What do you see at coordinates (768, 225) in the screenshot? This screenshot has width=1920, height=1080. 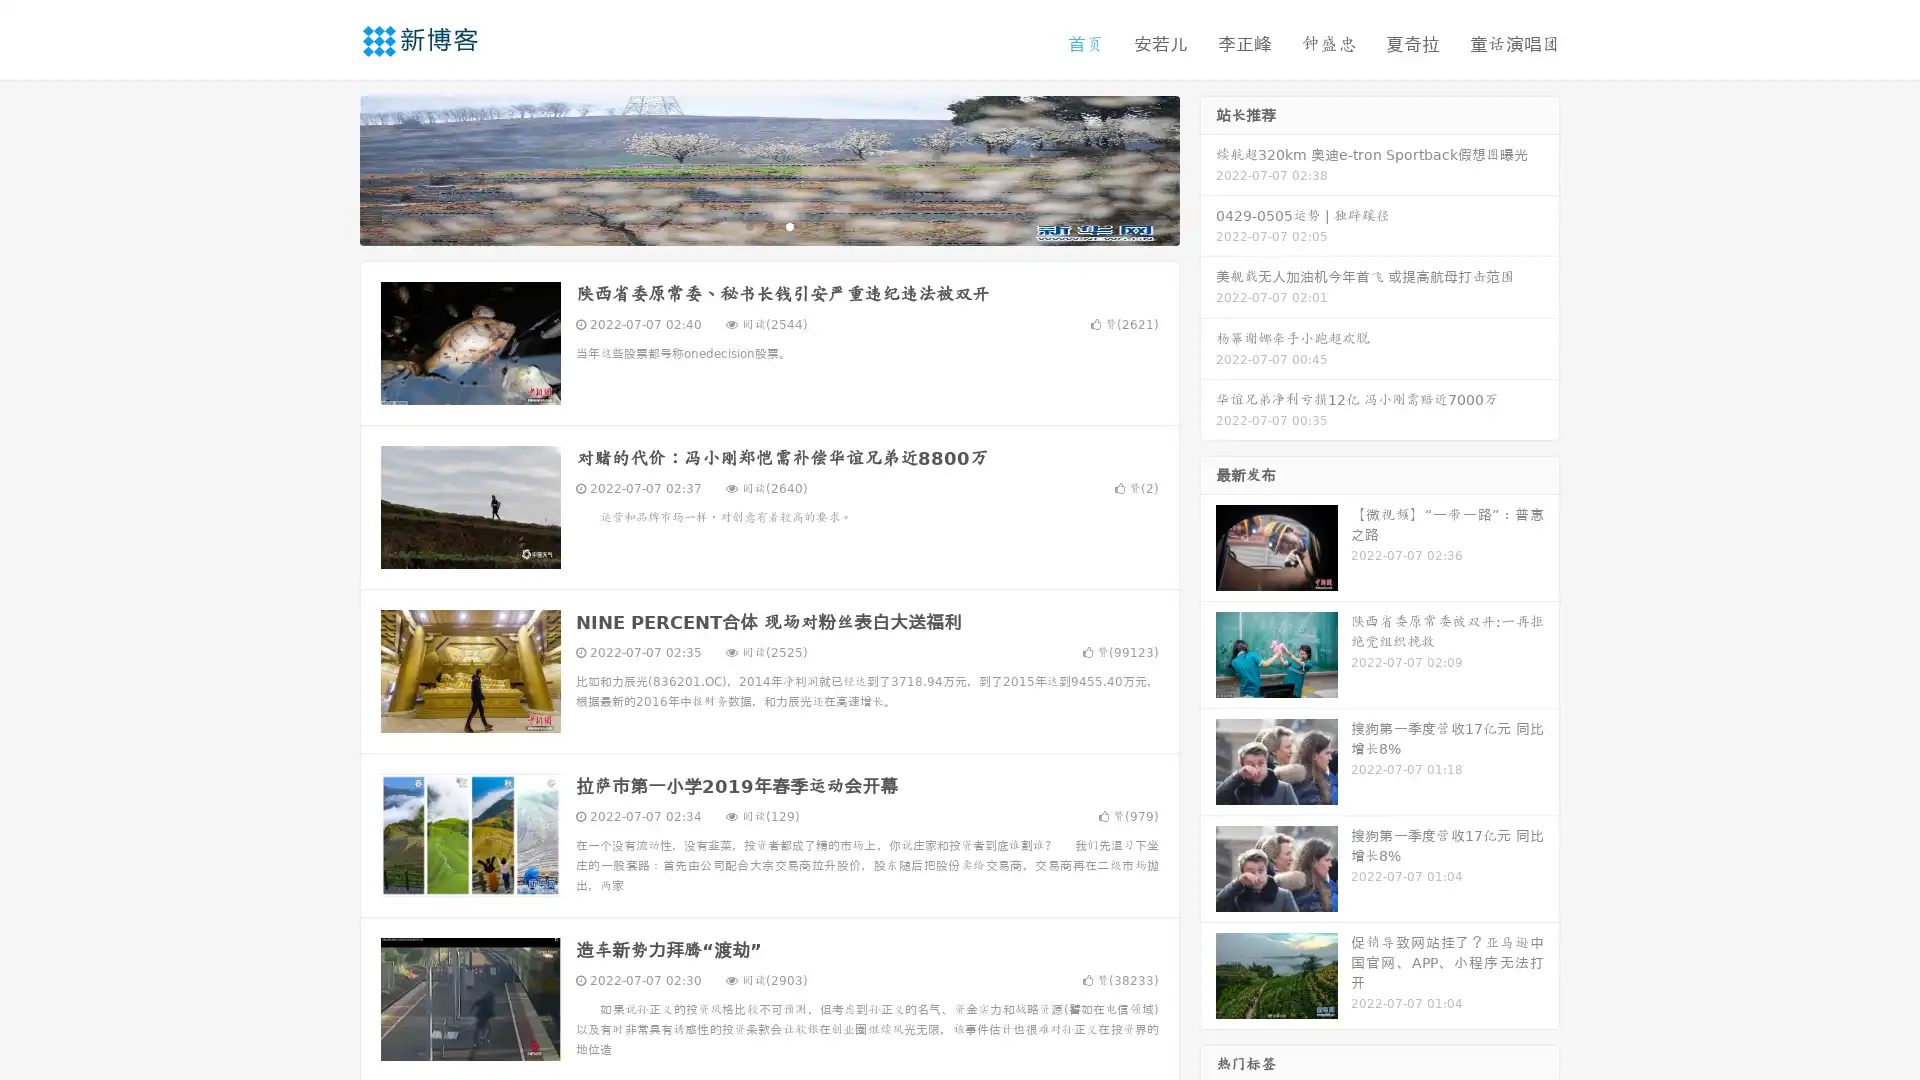 I see `Go to slide 2` at bounding box center [768, 225].